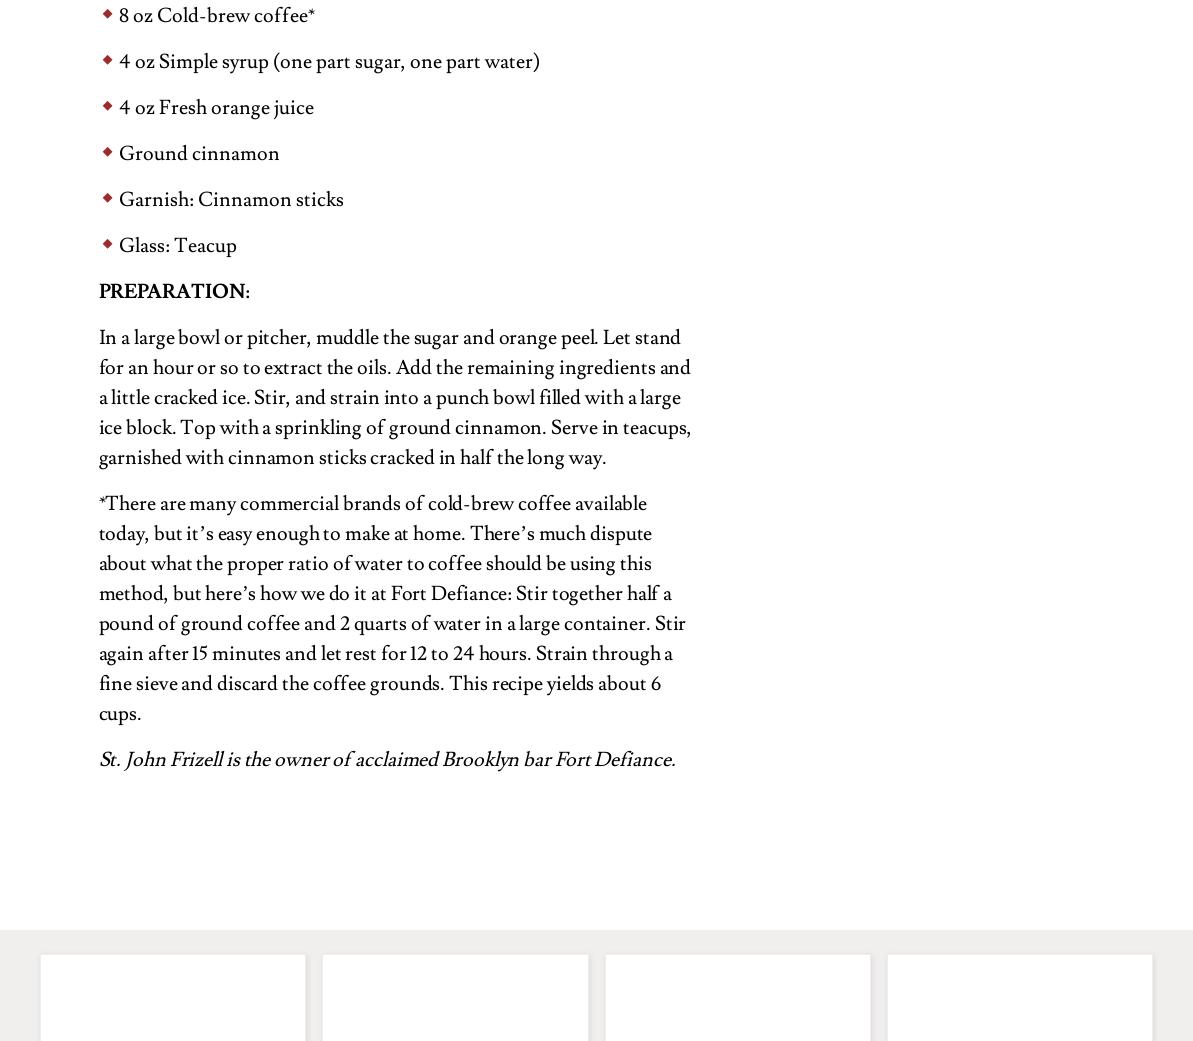 This screenshot has height=1041, width=1193. Describe the element at coordinates (385, 758) in the screenshot. I see `'St. John Frizell is the owner of acclaimed Brooklyn bar Fort Defiance.'` at that location.